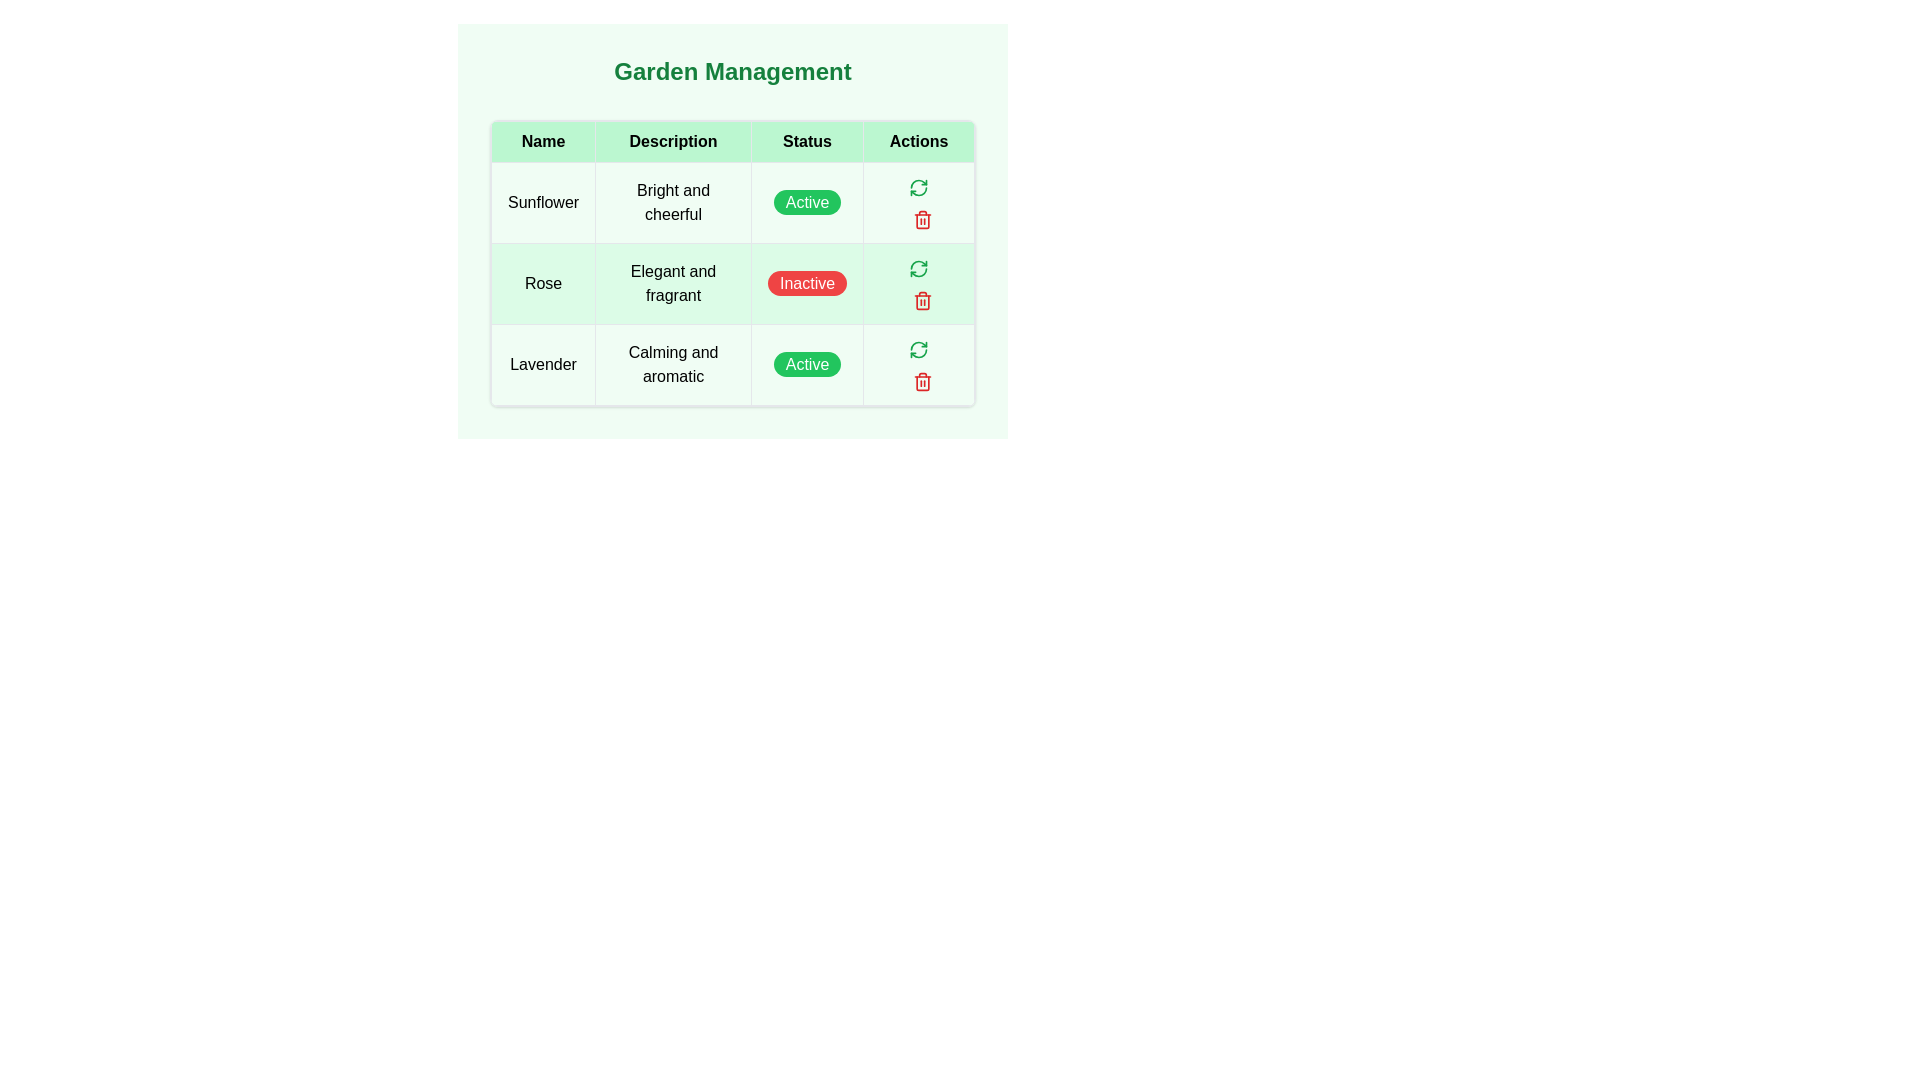 The image size is (1920, 1080). I want to click on the curved arrow icon in the 'Actions' column for the 'Rose' entry, so click(918, 345).